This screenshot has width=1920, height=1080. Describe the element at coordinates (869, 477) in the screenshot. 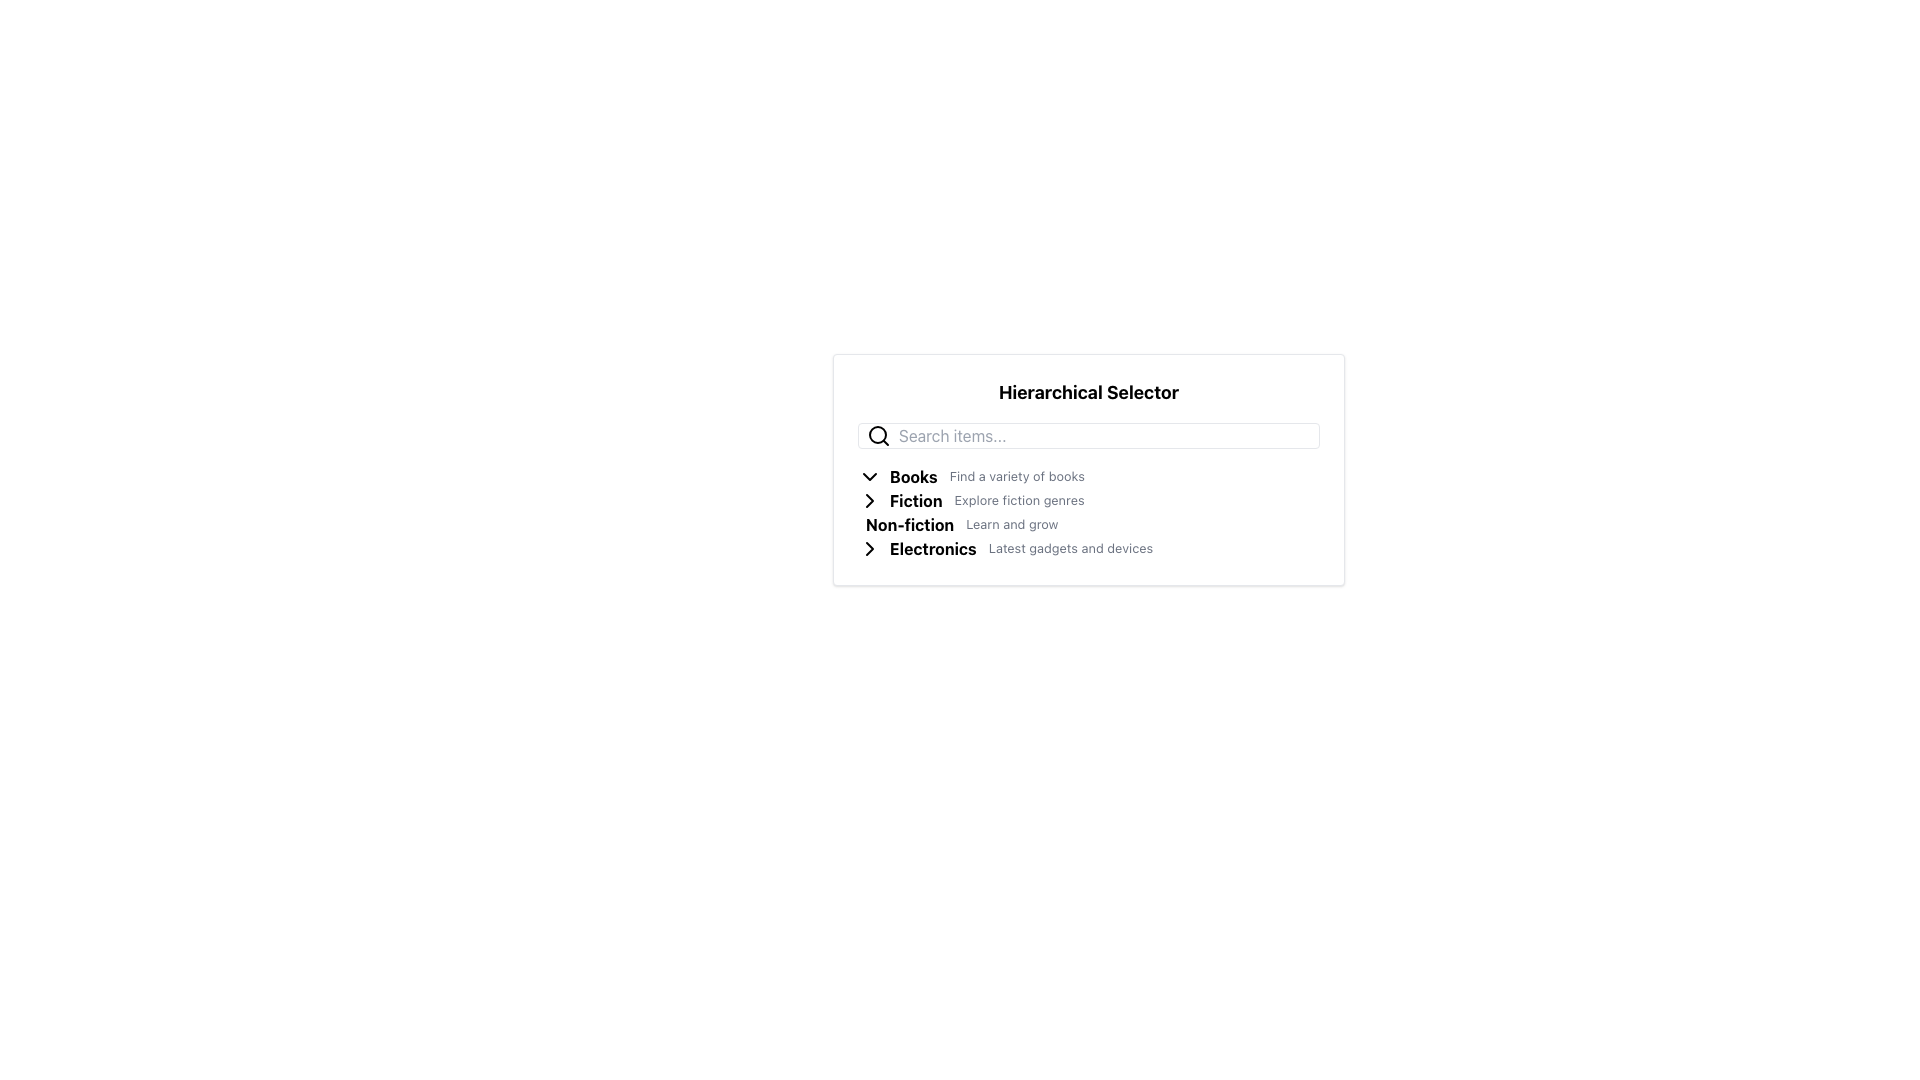

I see `the Dropdown Icon Indicator located to the left of the 'Books' category label` at that location.